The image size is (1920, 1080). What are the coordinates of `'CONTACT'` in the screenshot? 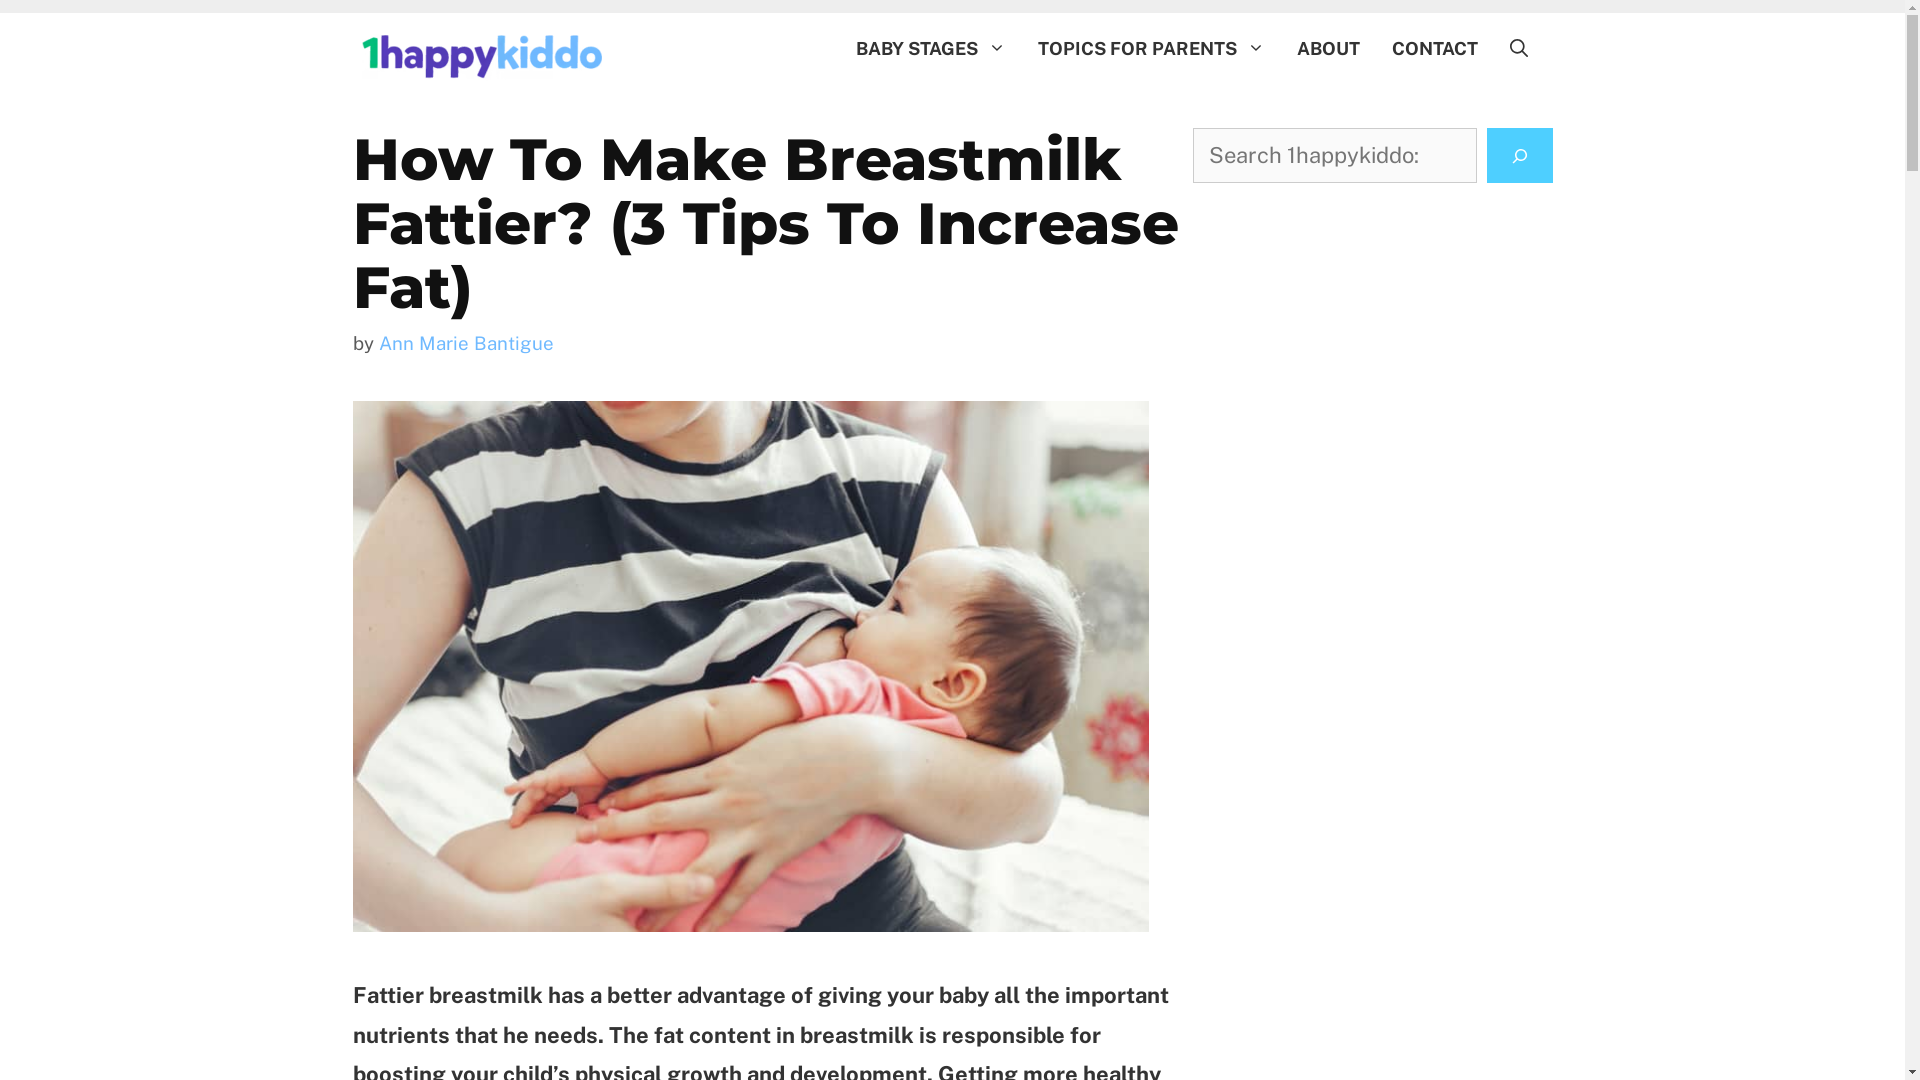 It's located at (1375, 48).